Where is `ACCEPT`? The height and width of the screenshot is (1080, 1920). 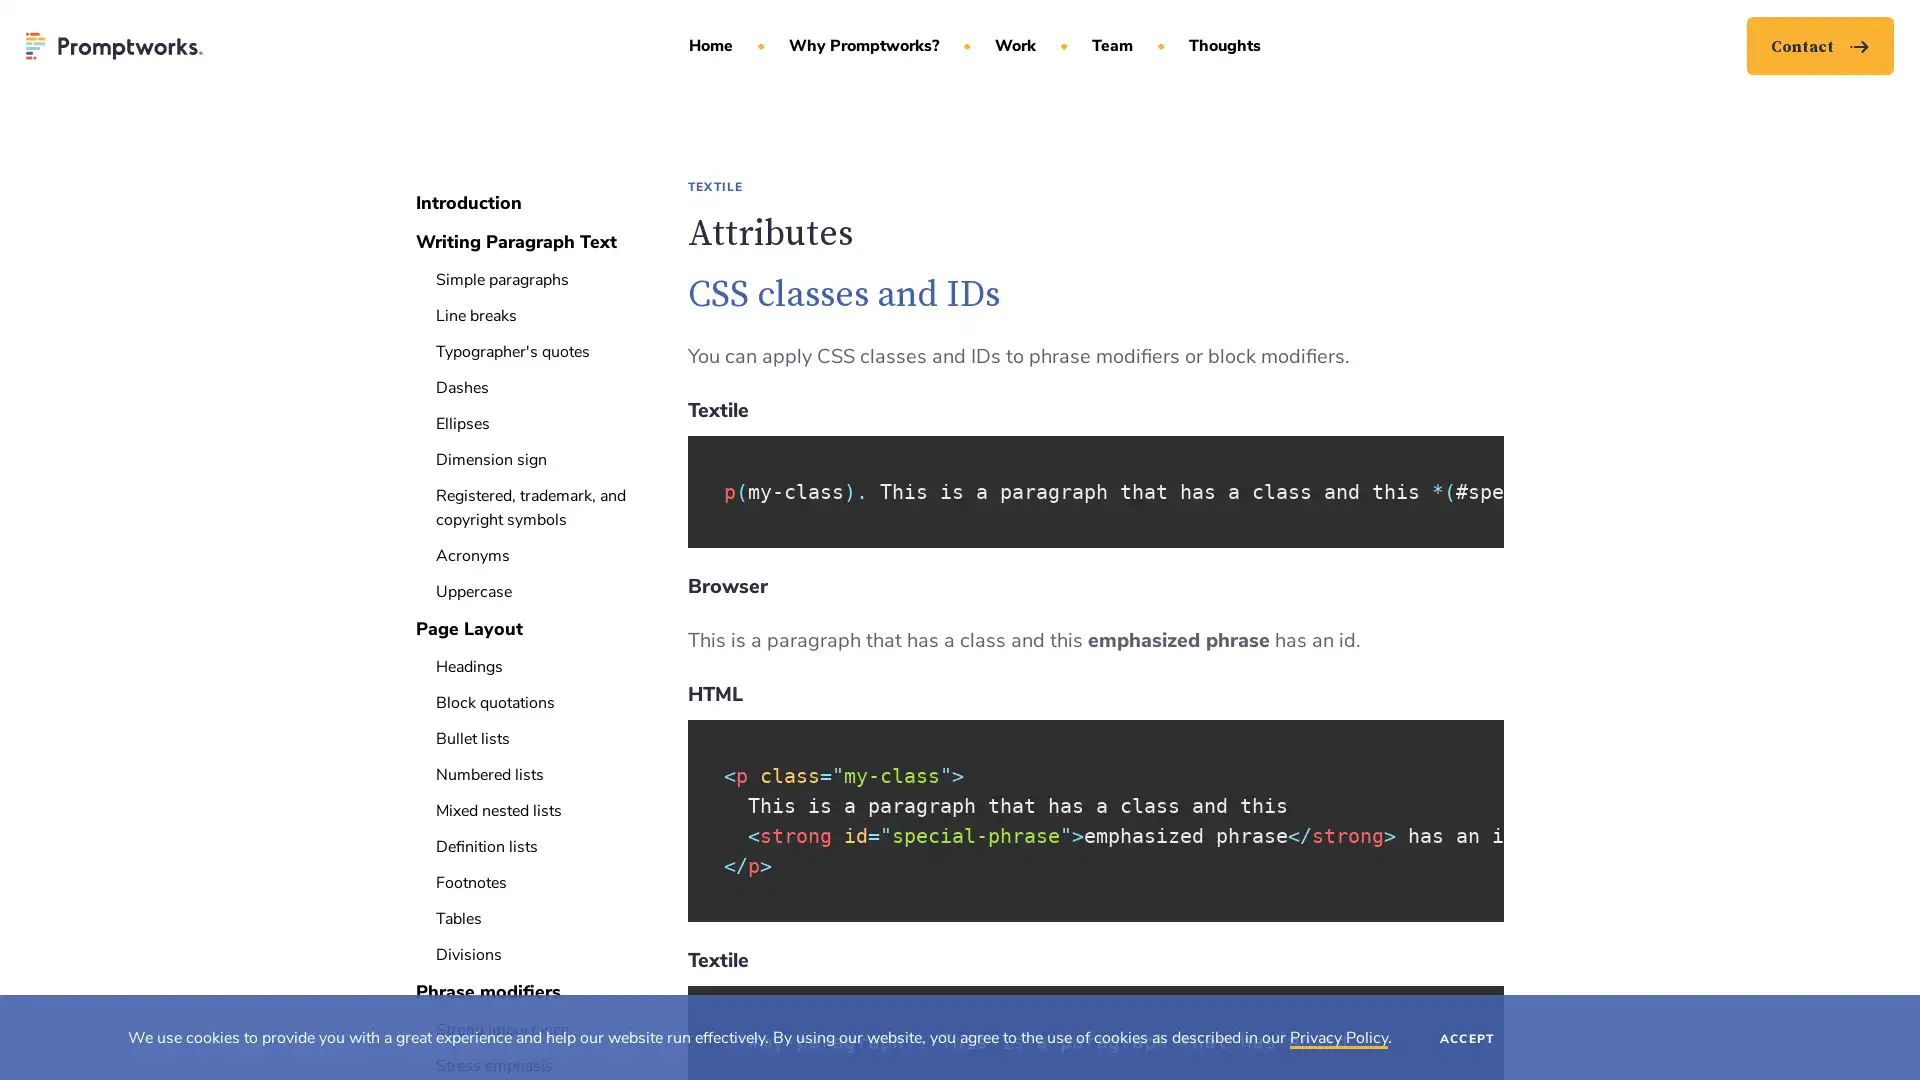 ACCEPT is located at coordinates (1467, 1036).